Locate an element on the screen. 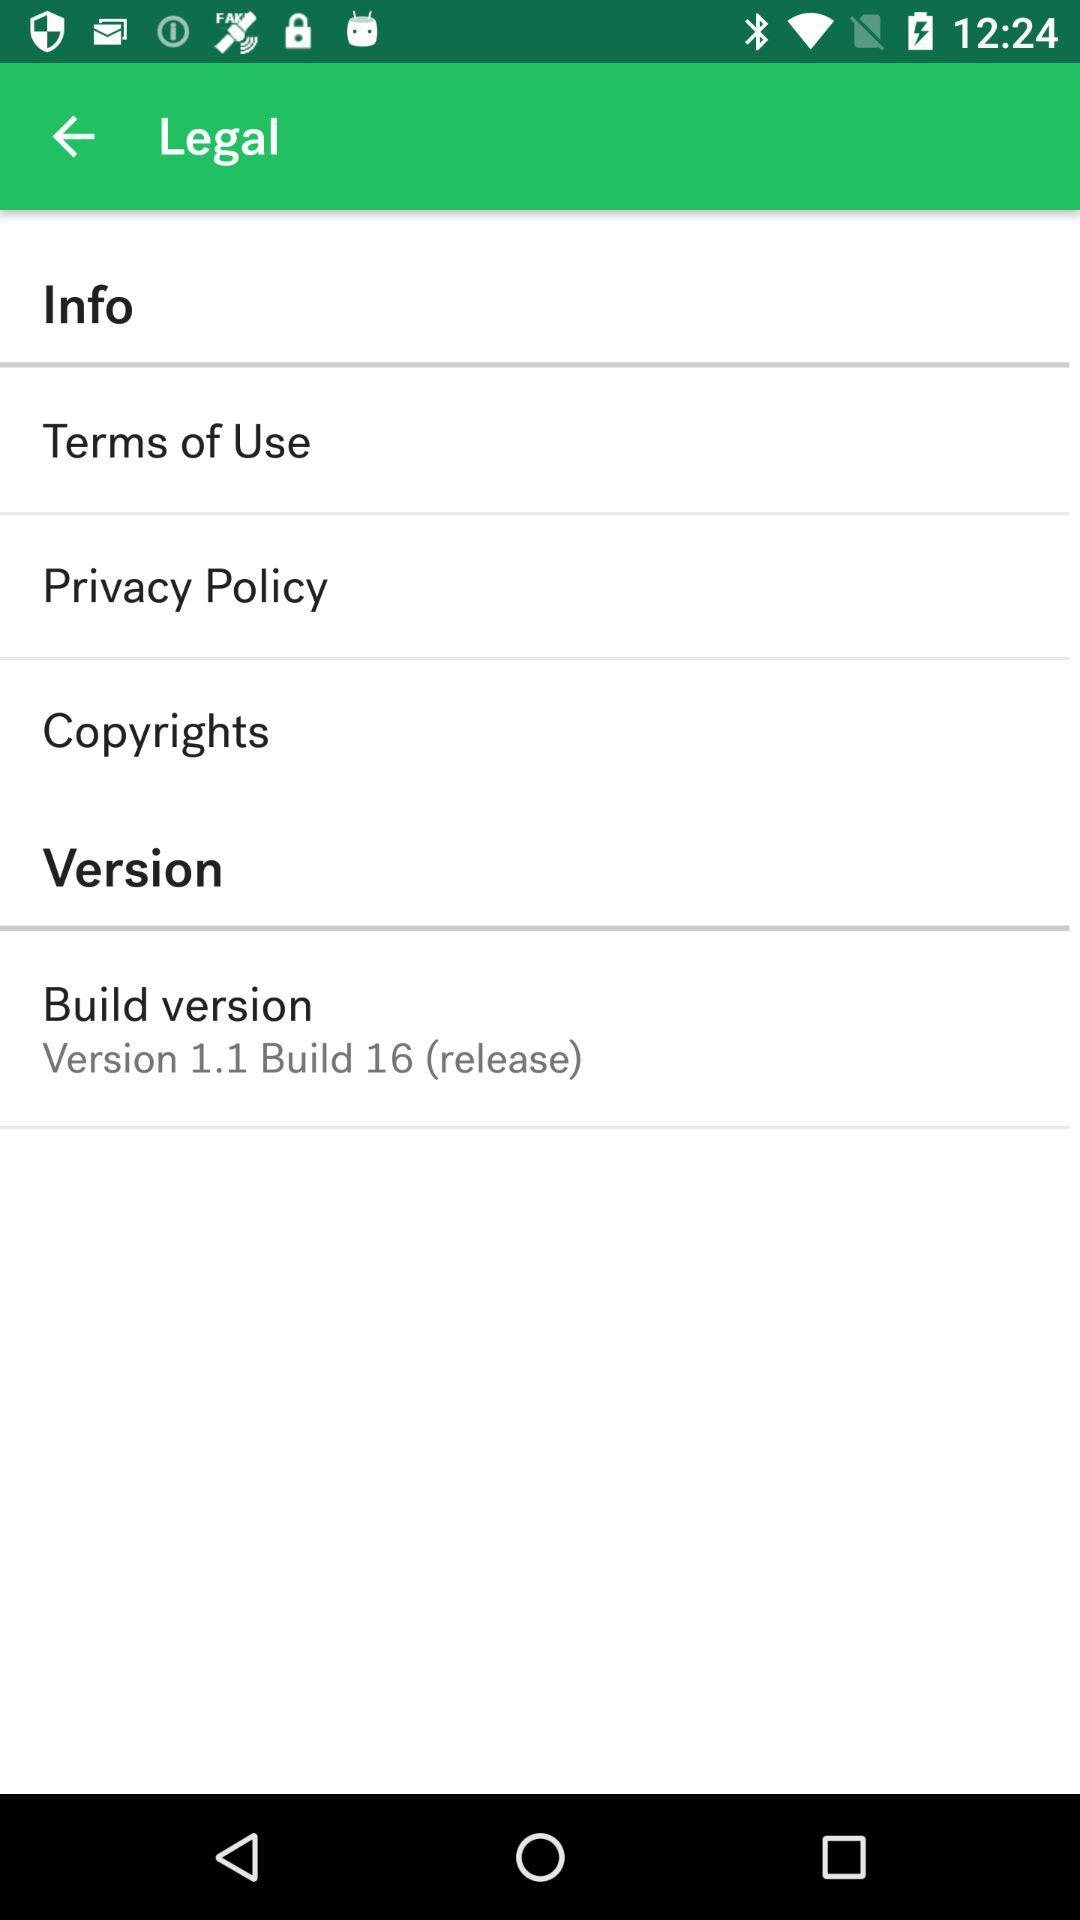 Image resolution: width=1080 pixels, height=1920 pixels. the privacy policy is located at coordinates (185, 585).